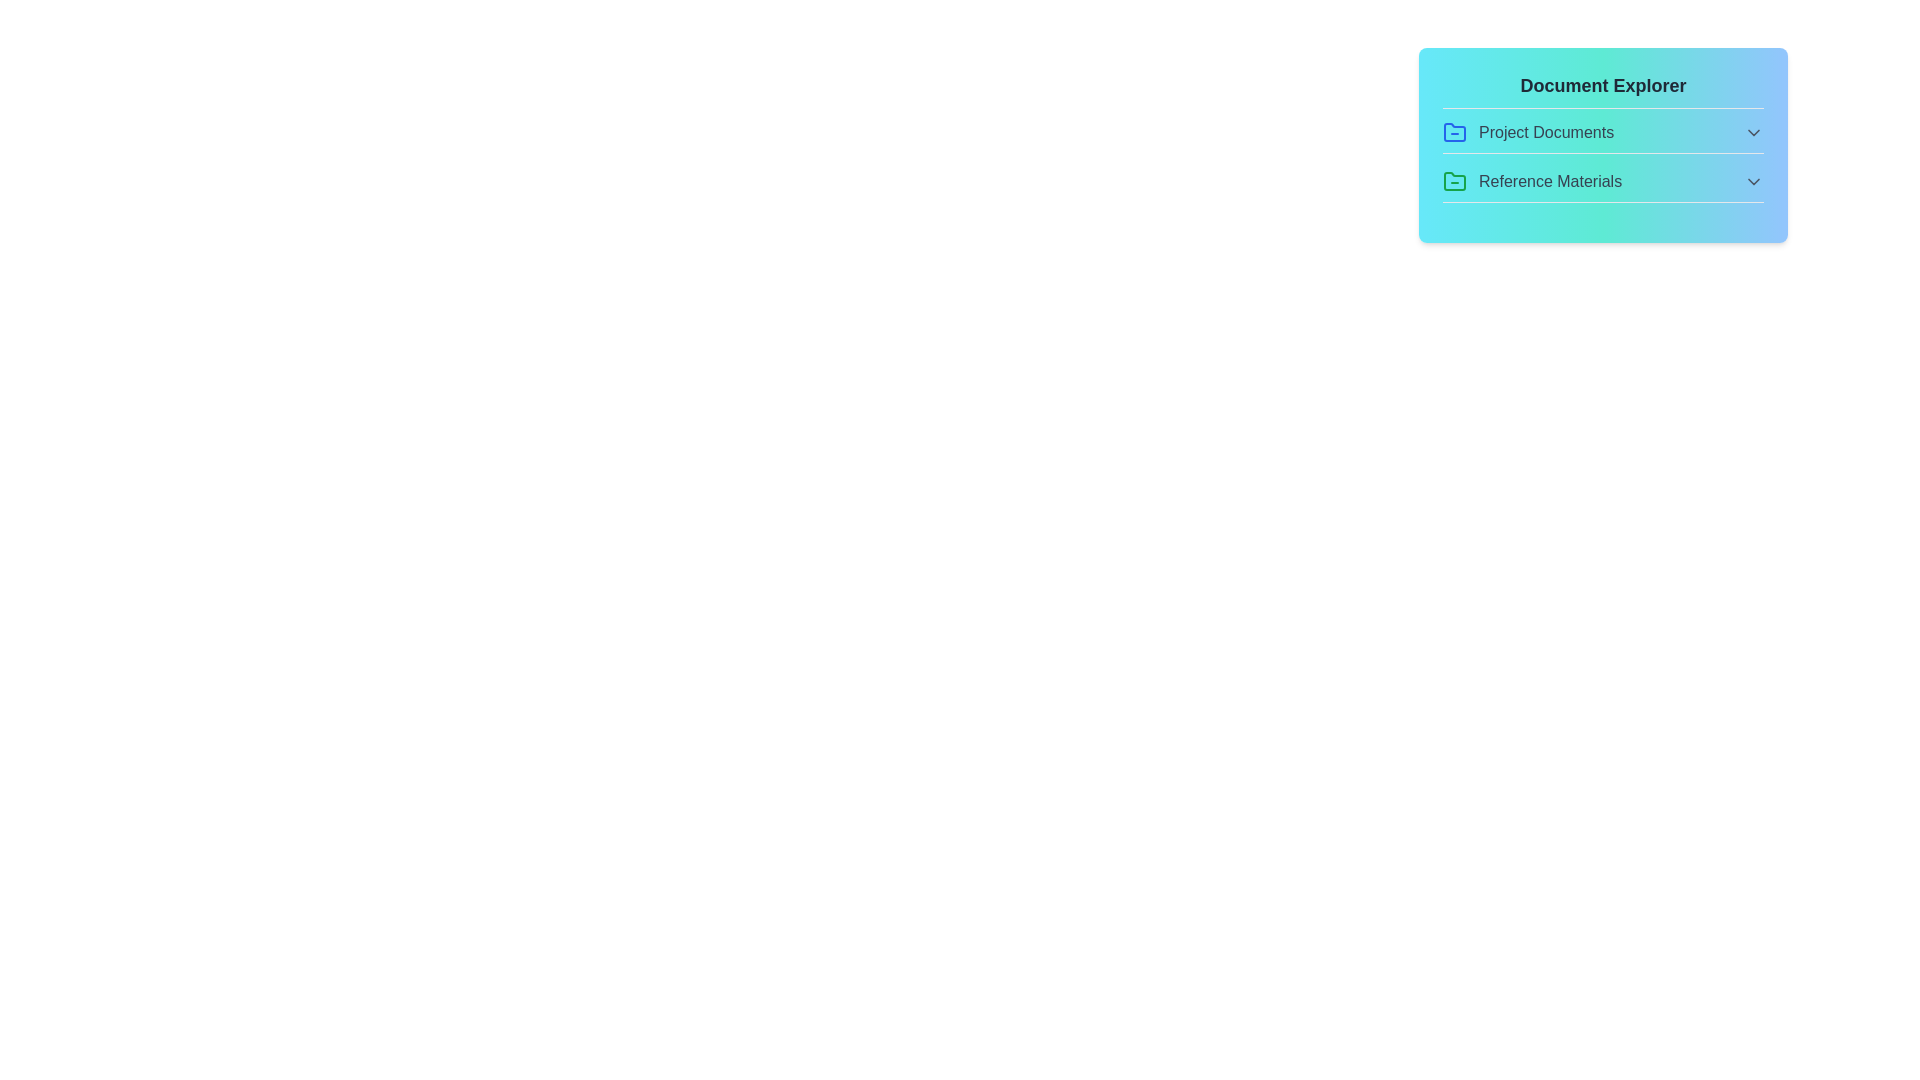  I want to click on the file Timeline.docx from the section Project Documents, so click(1603, 136).